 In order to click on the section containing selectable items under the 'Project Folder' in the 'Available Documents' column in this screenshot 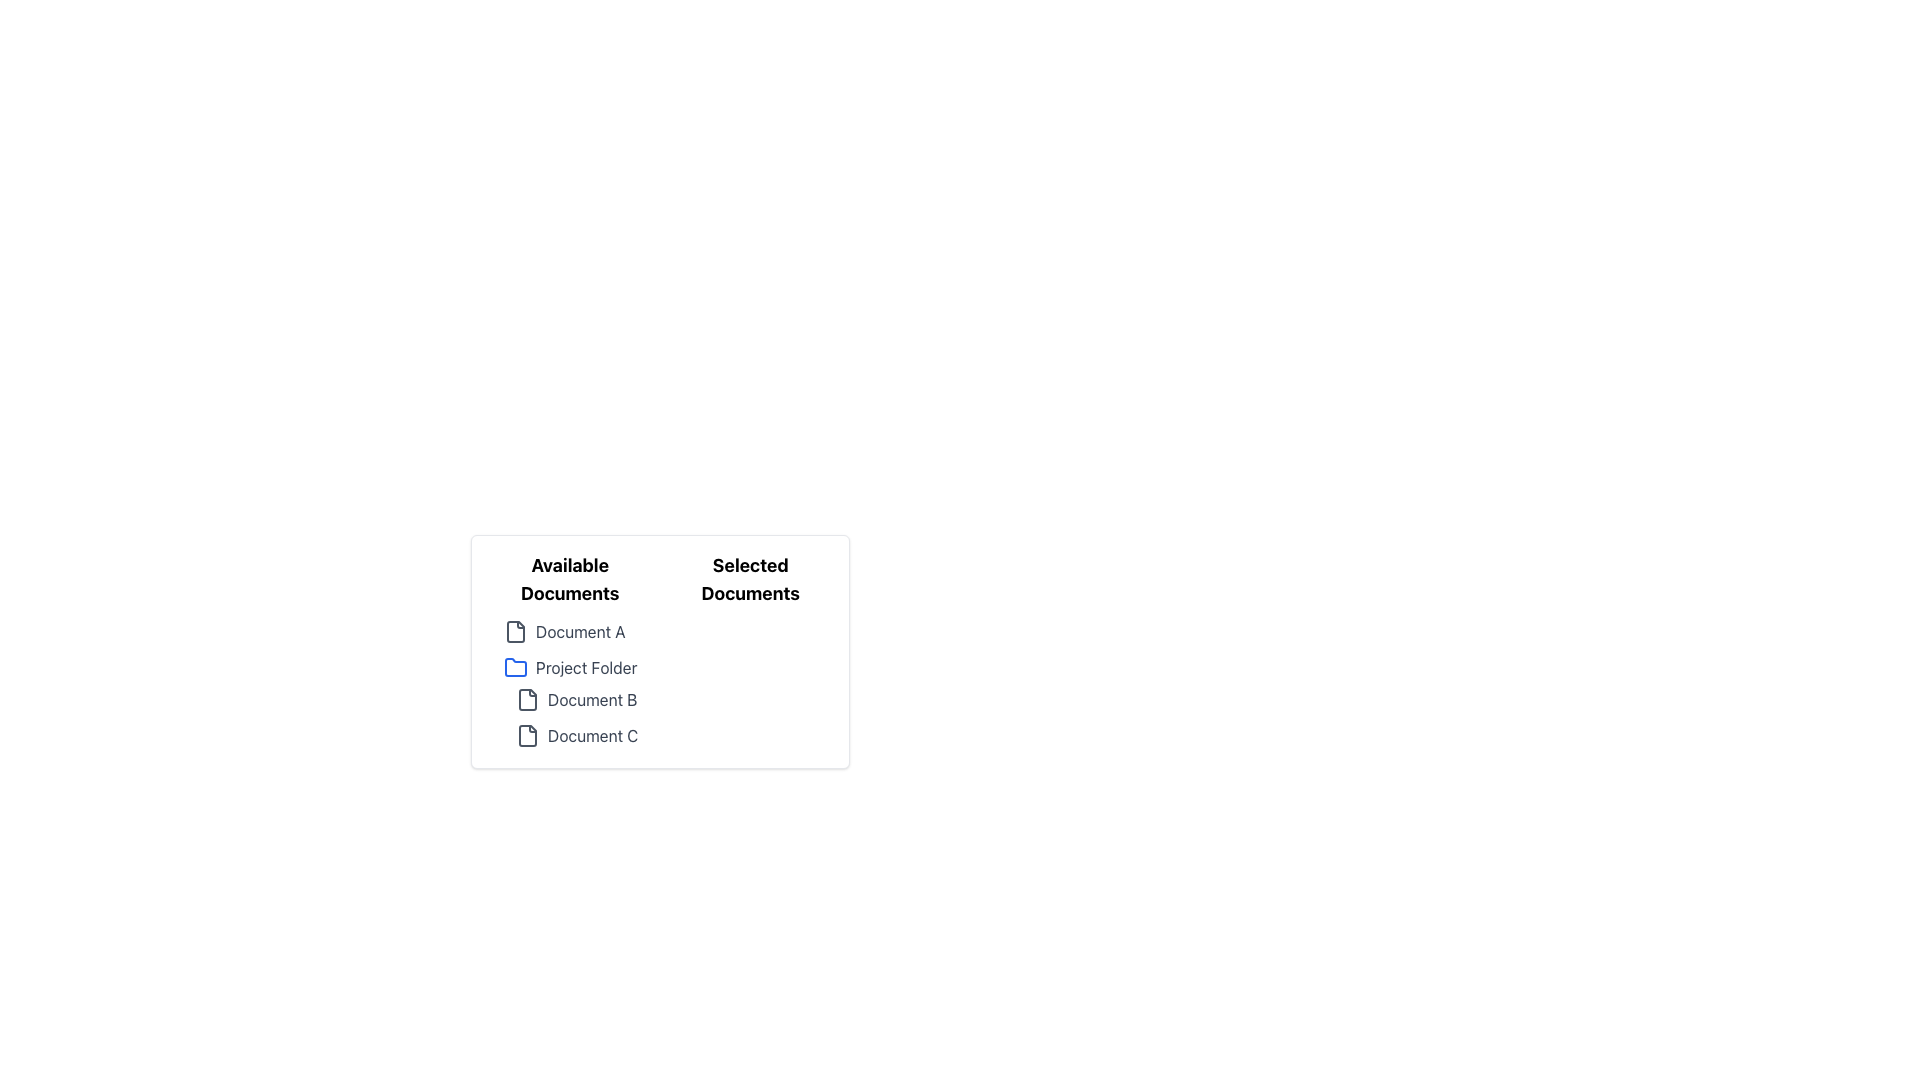, I will do `click(575, 716)`.